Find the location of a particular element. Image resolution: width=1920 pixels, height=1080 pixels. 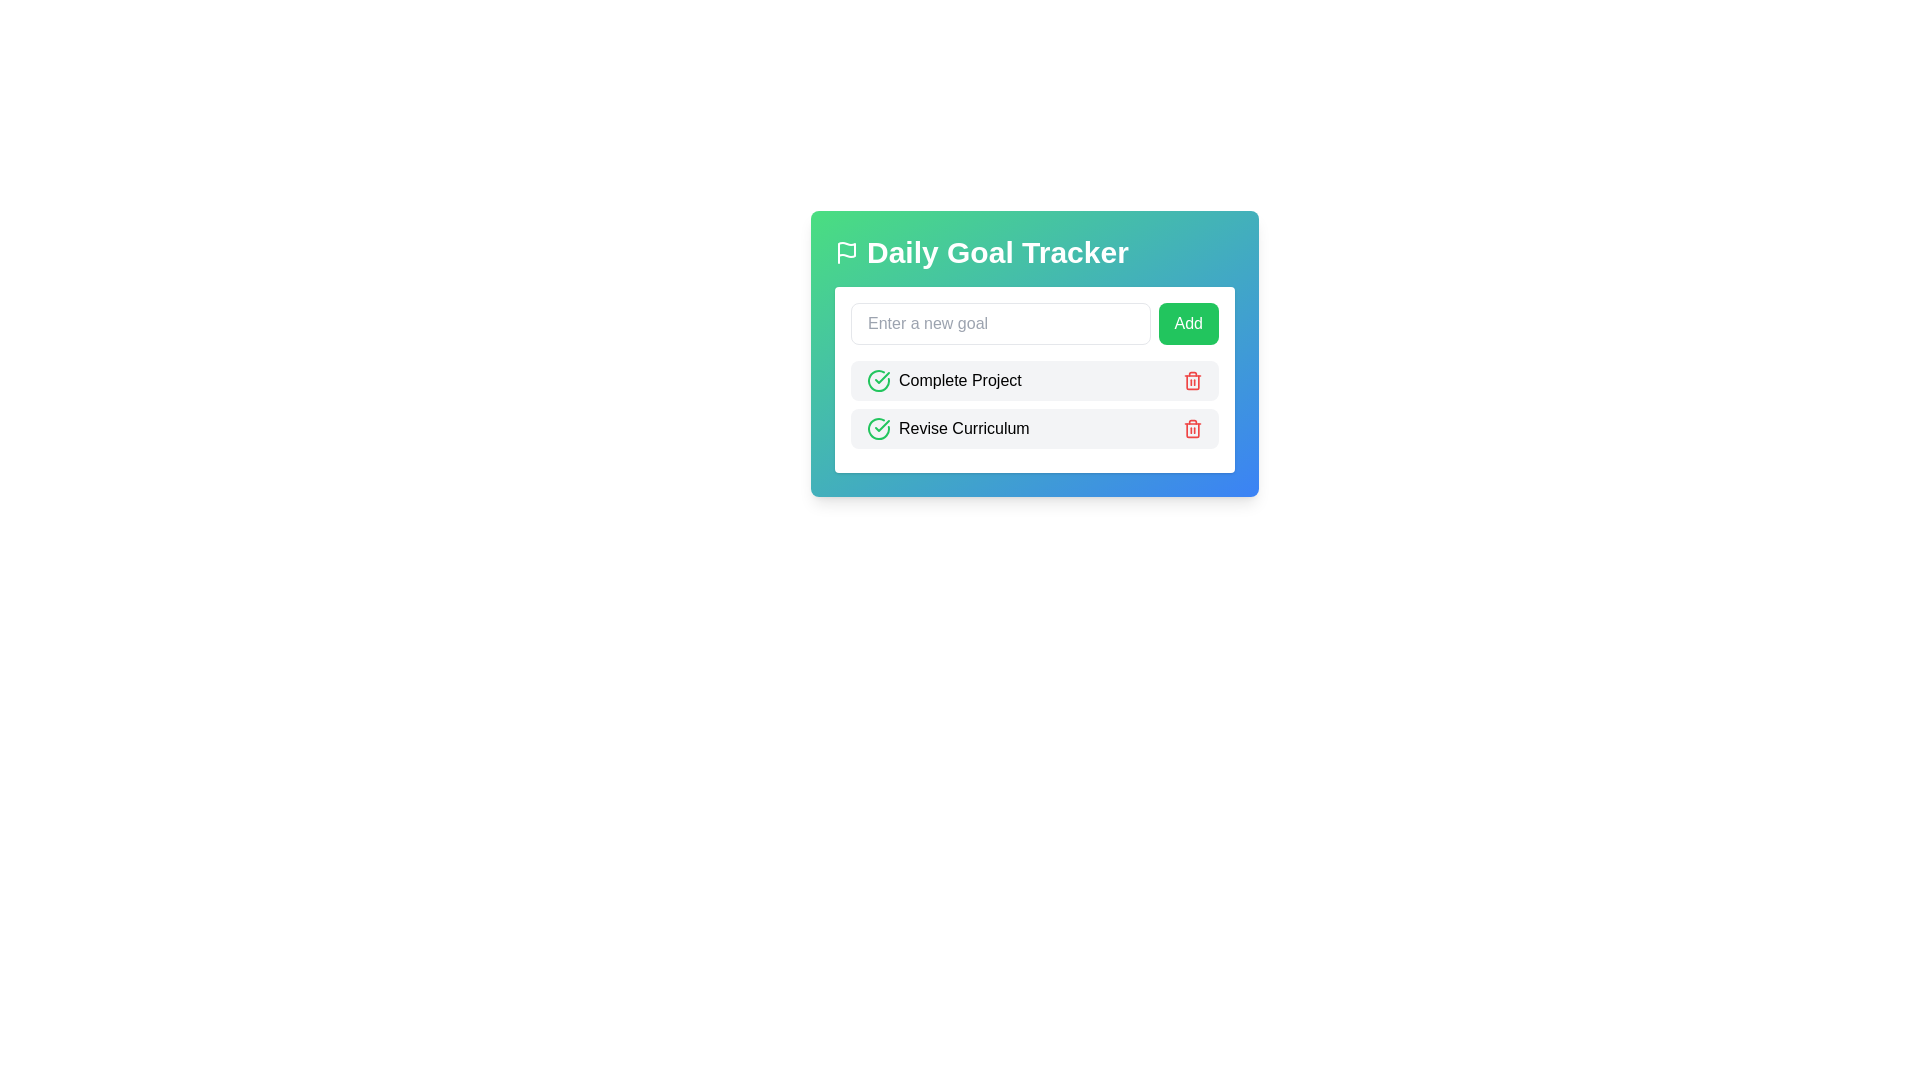

the button is located at coordinates (1188, 323).